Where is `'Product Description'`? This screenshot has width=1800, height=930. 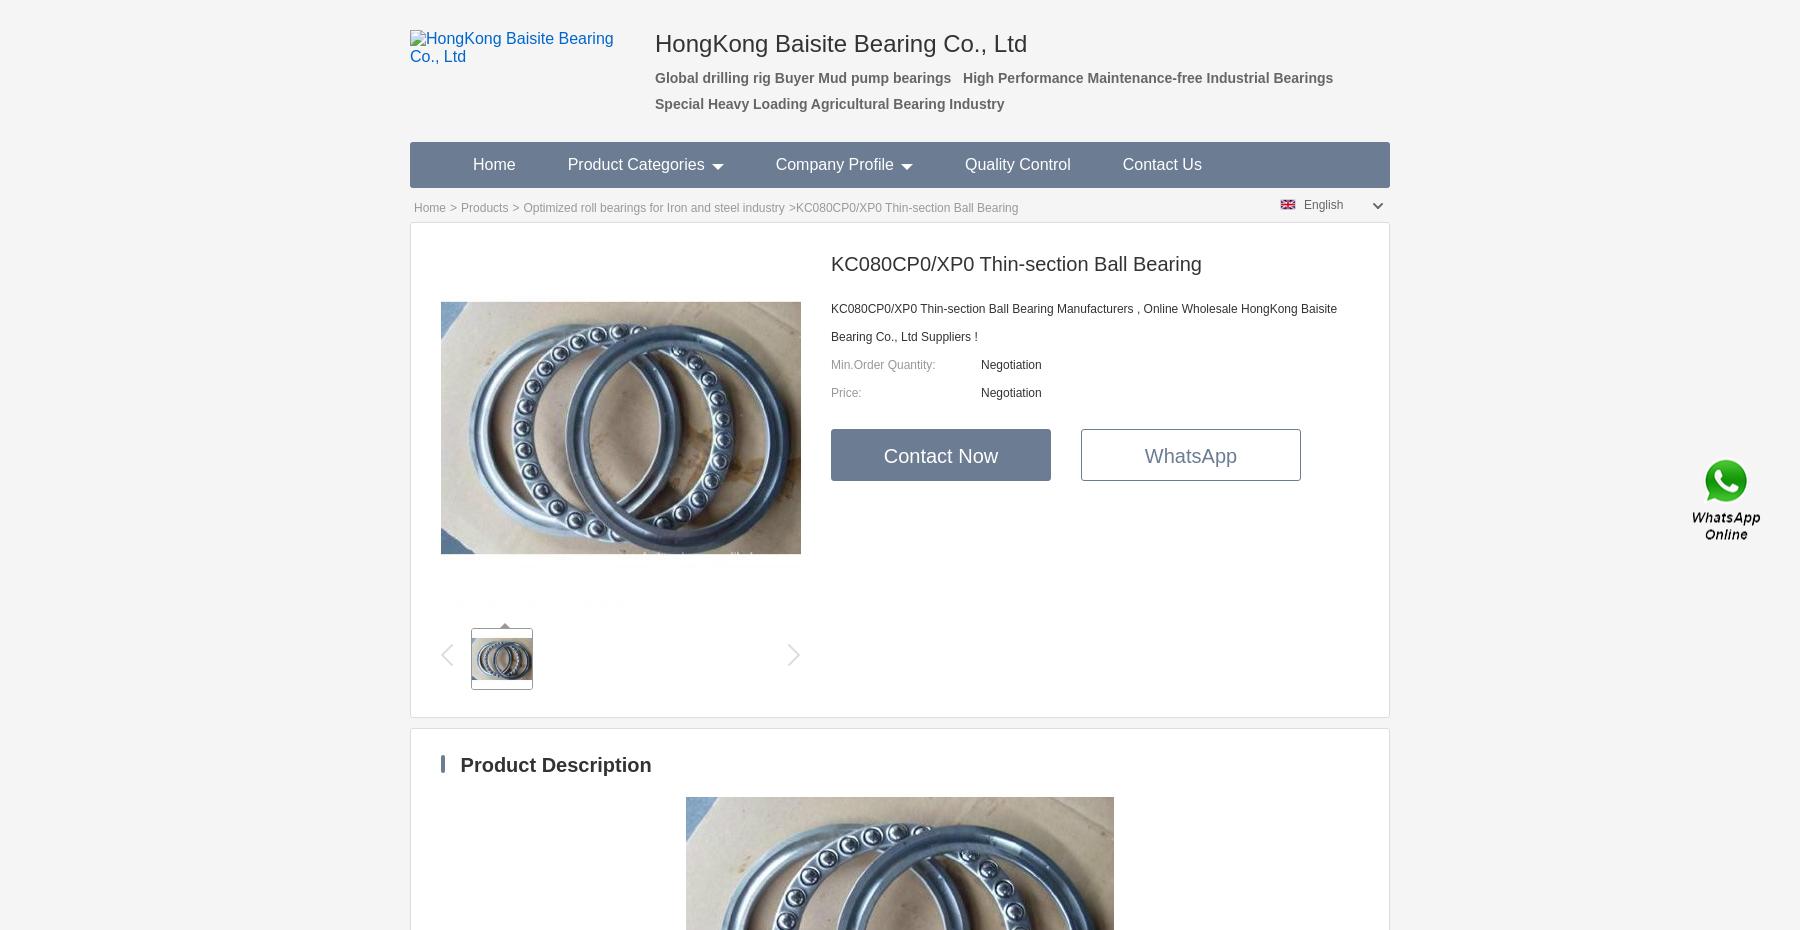 'Product Description' is located at coordinates (551, 765).